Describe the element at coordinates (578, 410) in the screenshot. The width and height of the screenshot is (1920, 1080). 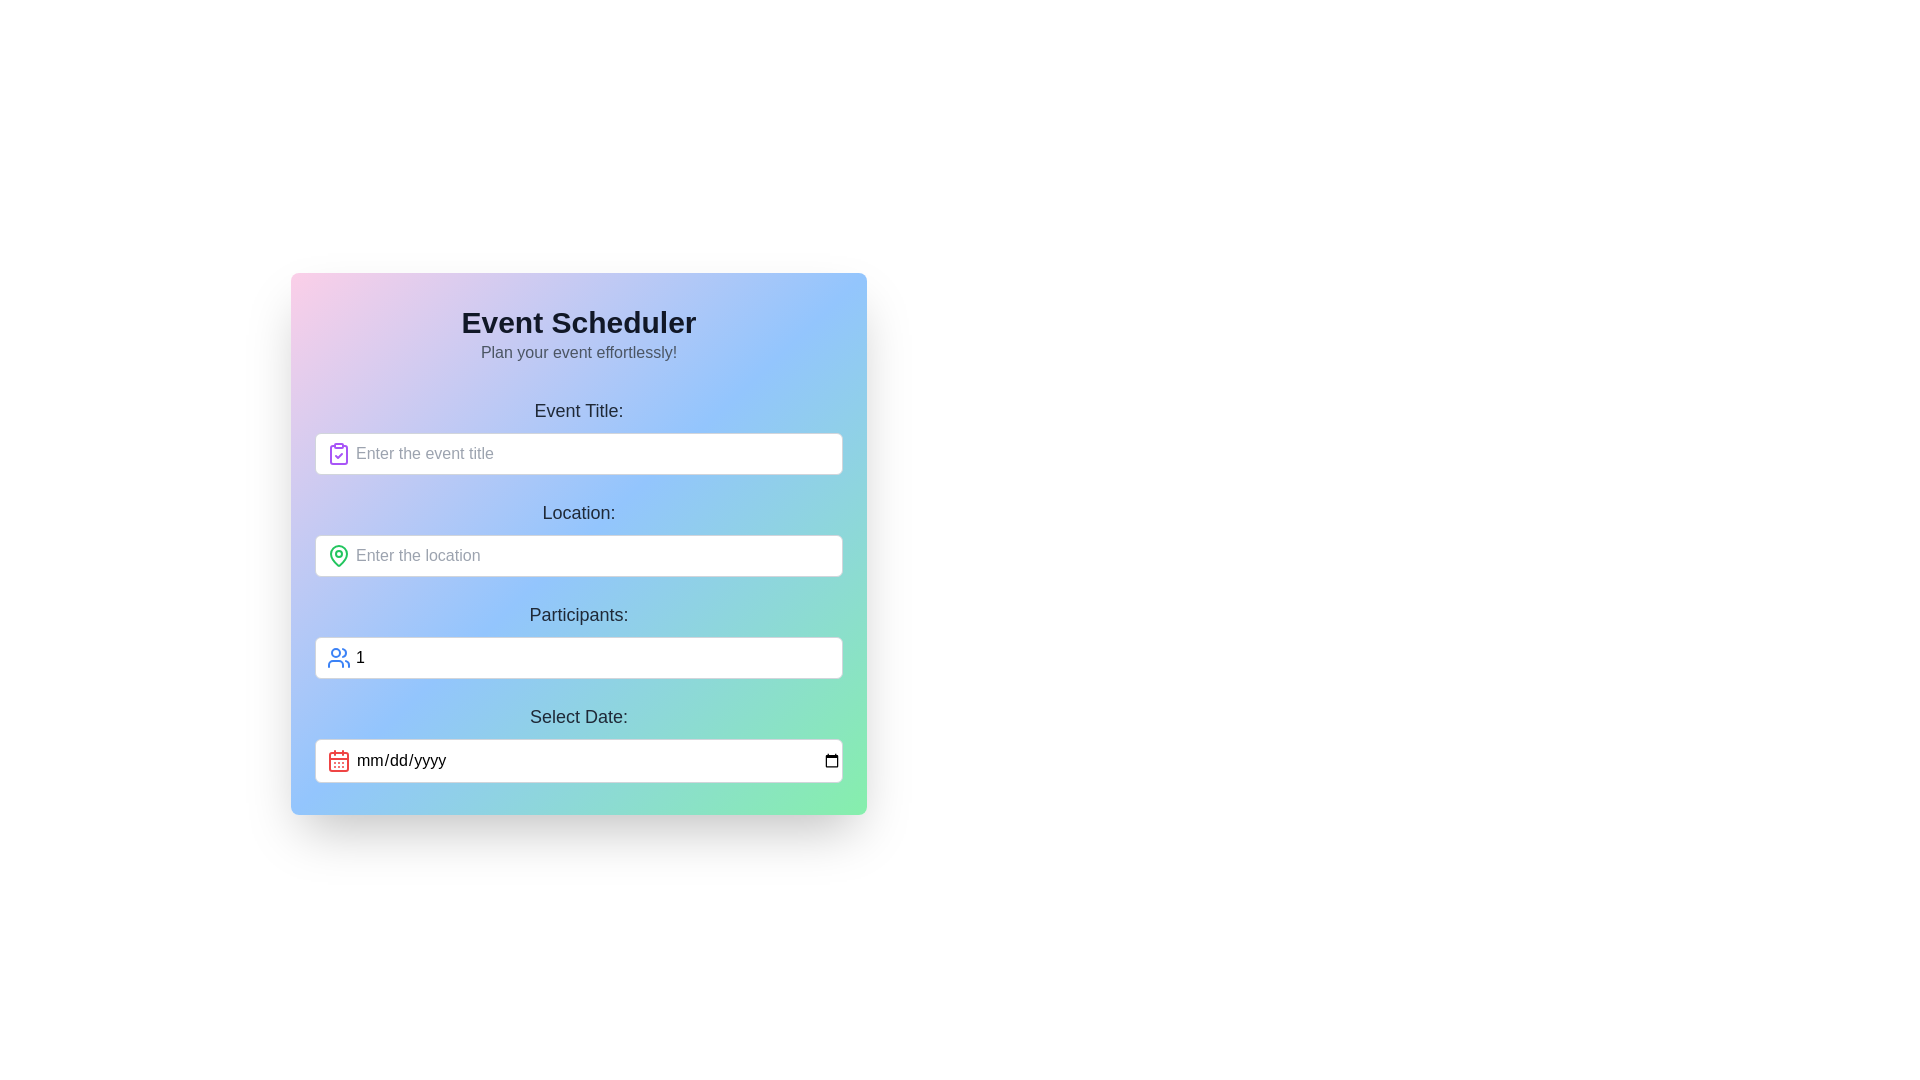
I see `the text label displaying 'Event Title:' which is positioned at the top of the form, directly above the input field with placeholder 'Enter the event title'` at that location.